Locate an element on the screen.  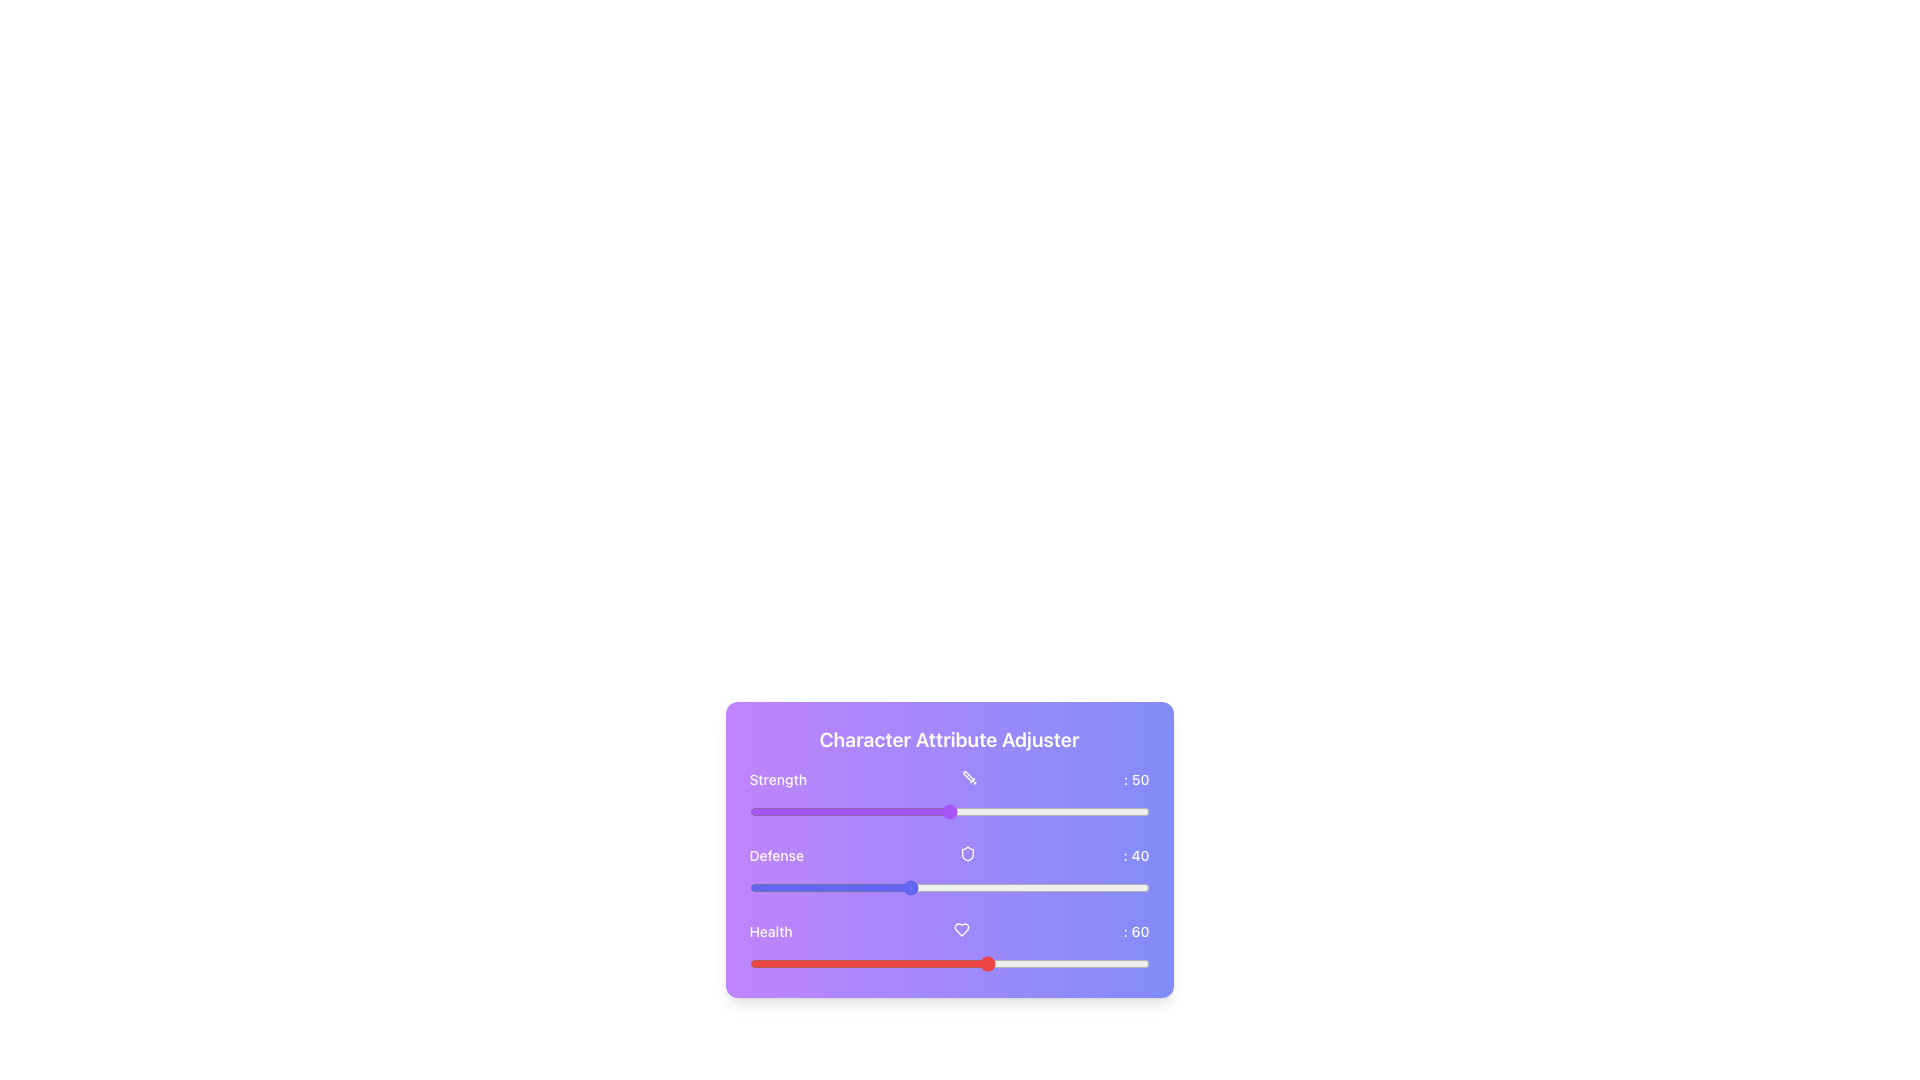
the Strength attribute is located at coordinates (880, 812).